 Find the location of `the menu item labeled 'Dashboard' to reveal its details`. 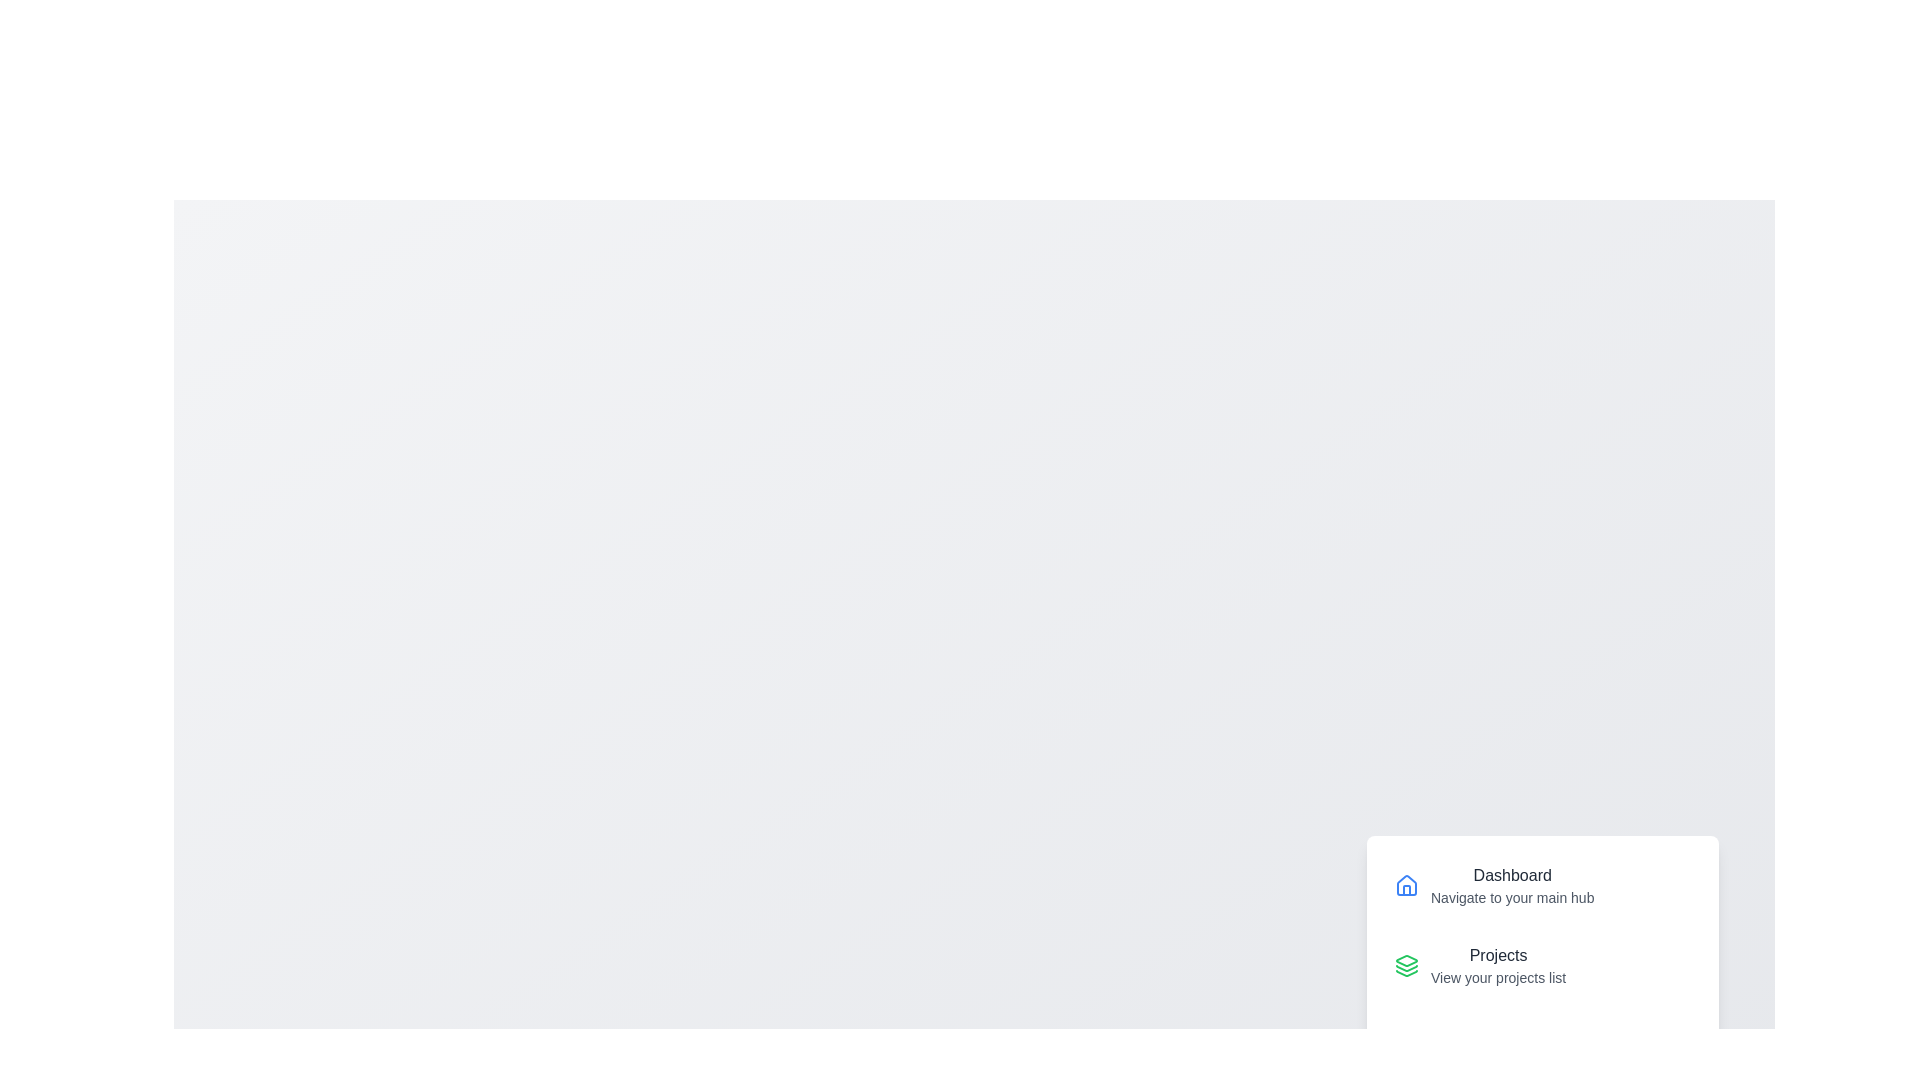

the menu item labeled 'Dashboard' to reveal its details is located at coordinates (1541, 885).